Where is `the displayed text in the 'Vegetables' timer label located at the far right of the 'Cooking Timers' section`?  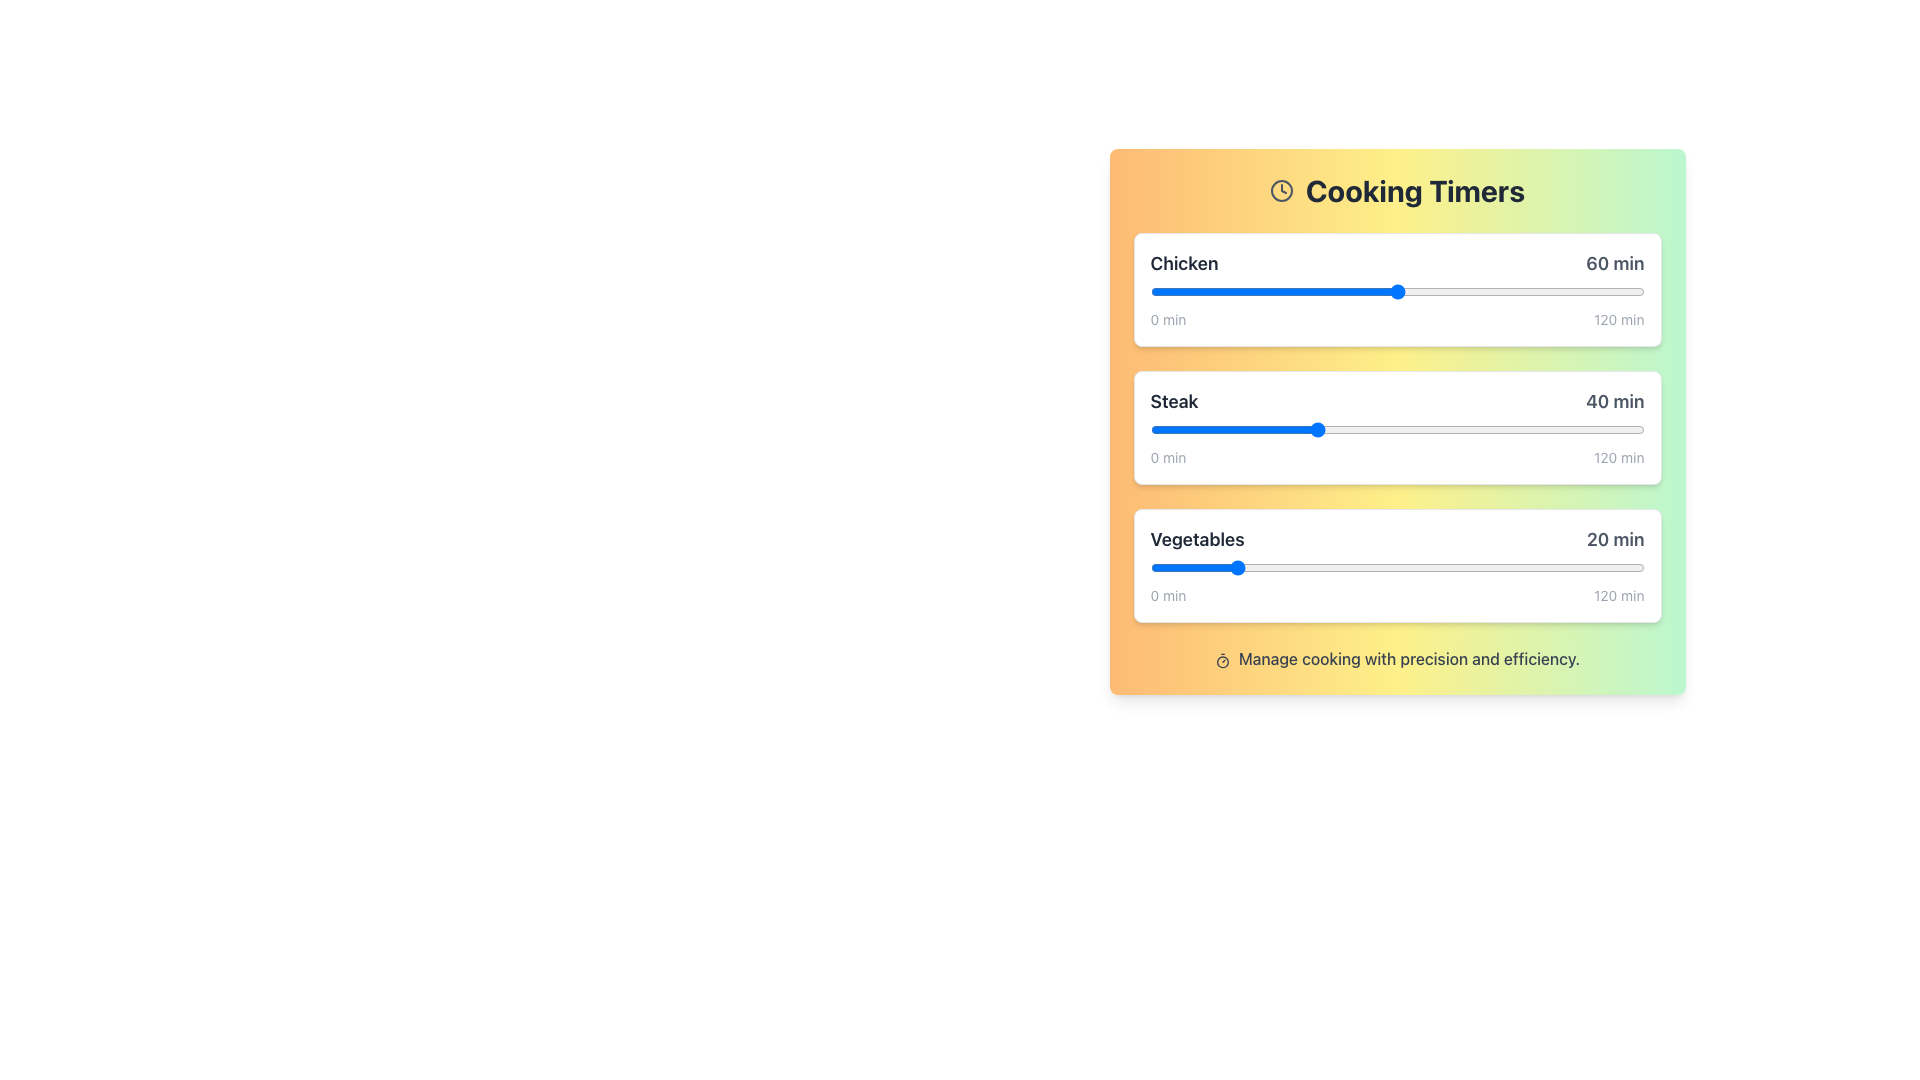
the displayed text in the 'Vegetables' timer label located at the far right of the 'Cooking Timers' section is located at coordinates (1615, 540).